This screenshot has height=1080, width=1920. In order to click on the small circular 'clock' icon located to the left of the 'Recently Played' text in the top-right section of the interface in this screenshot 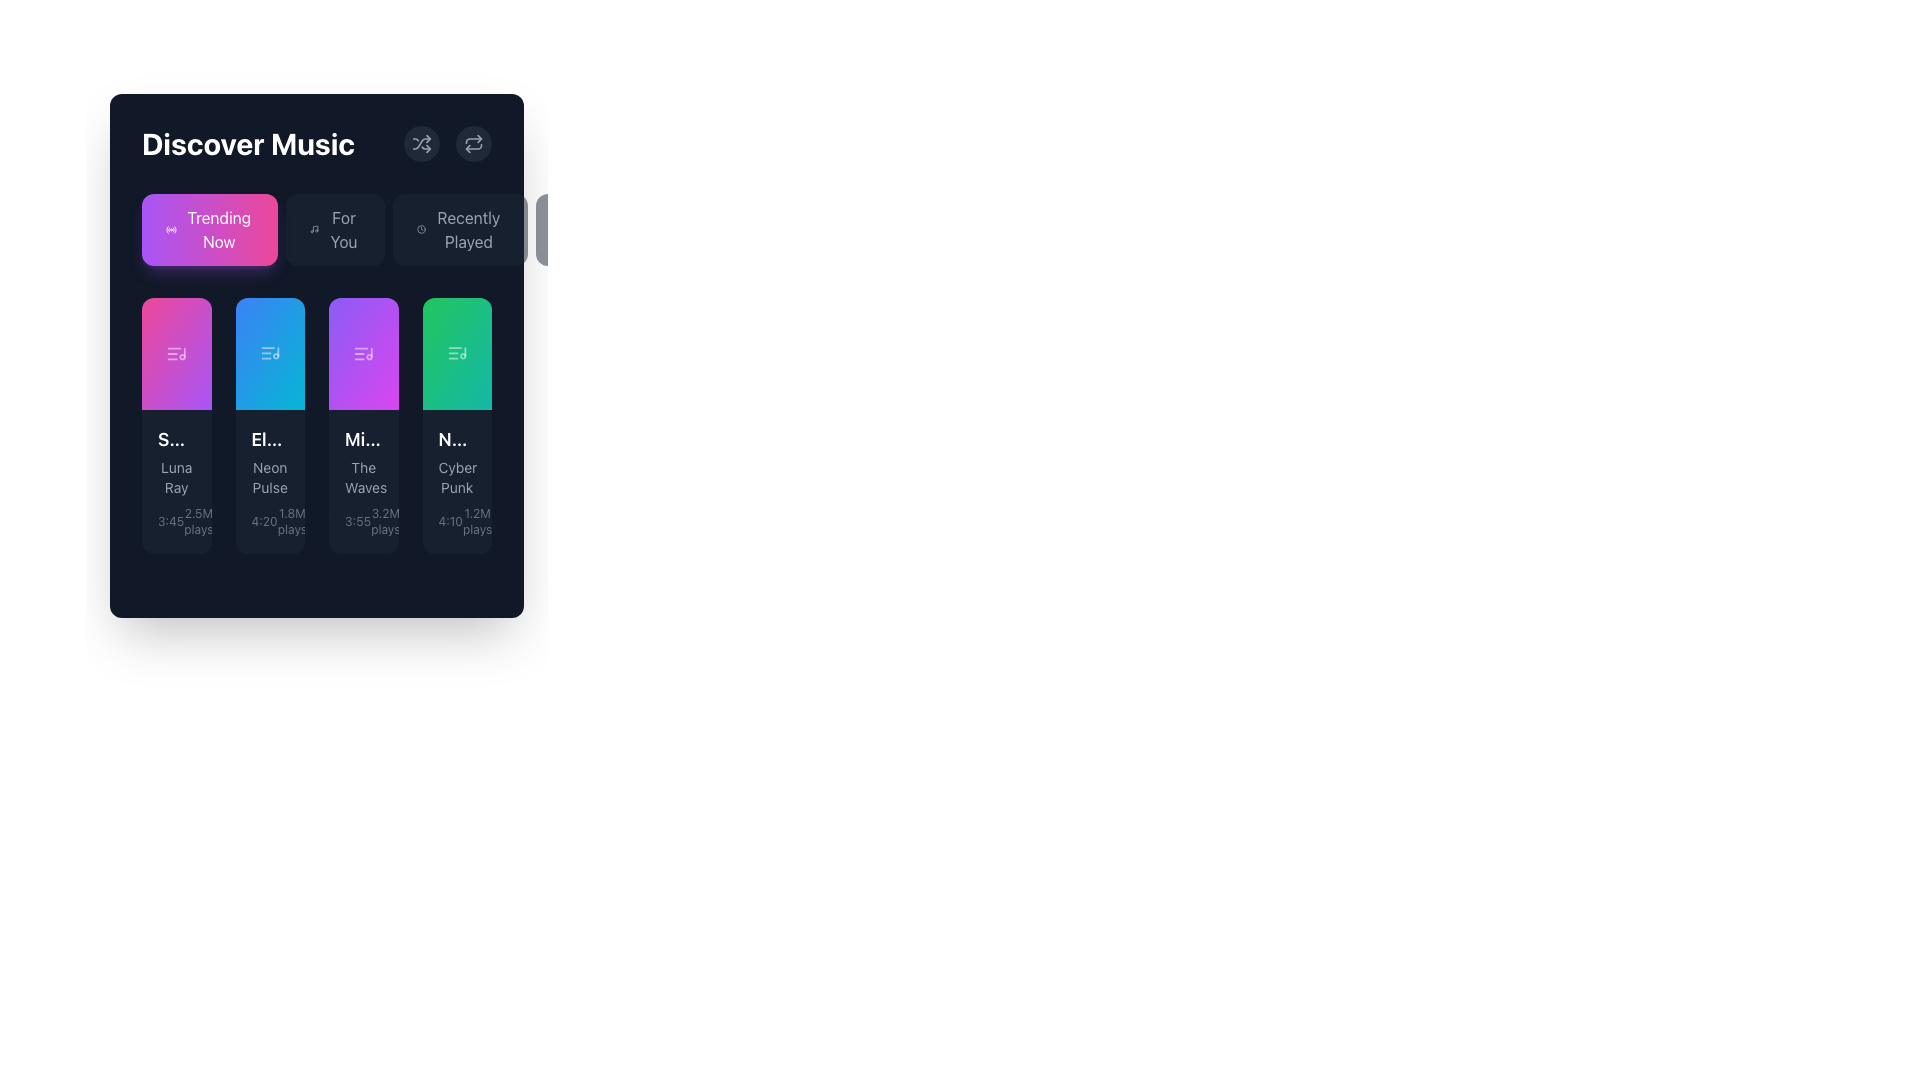, I will do `click(420, 229)`.